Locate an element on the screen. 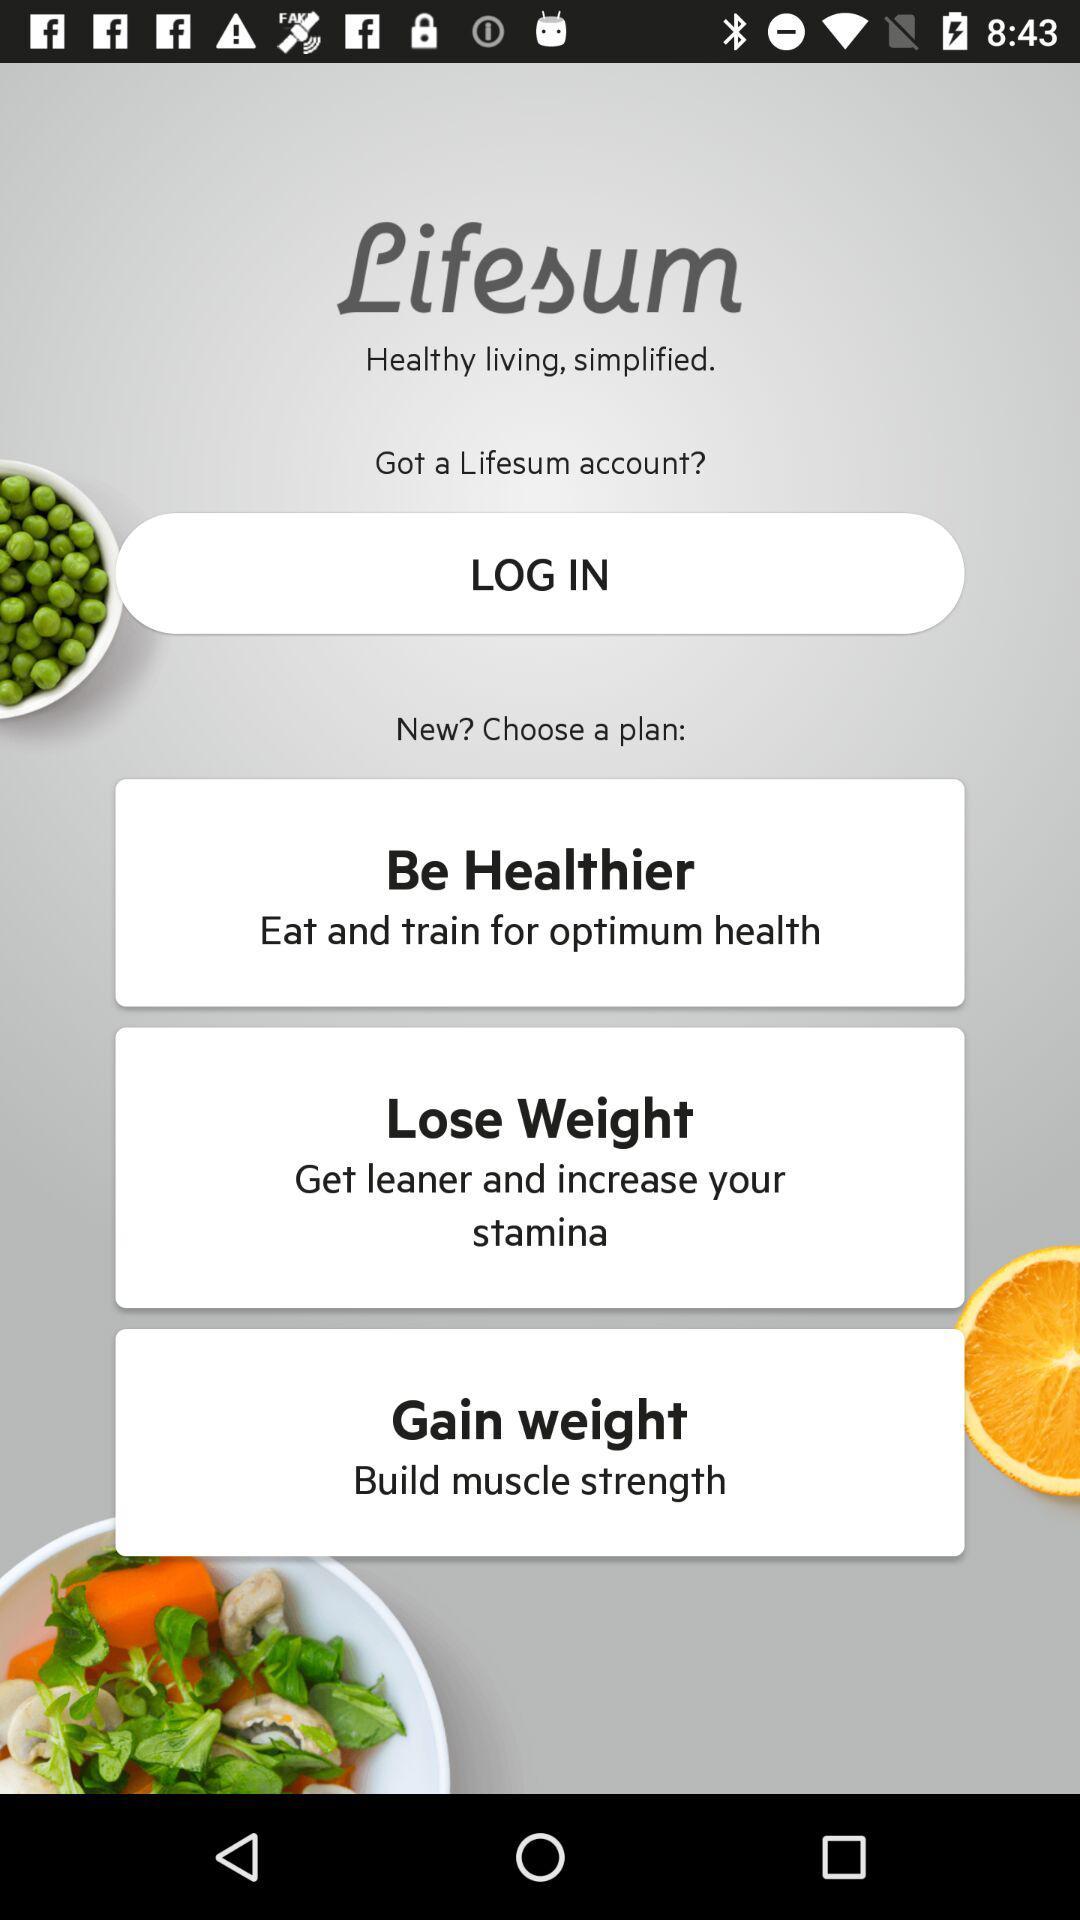 This screenshot has width=1080, height=1920. log in icon is located at coordinates (540, 572).